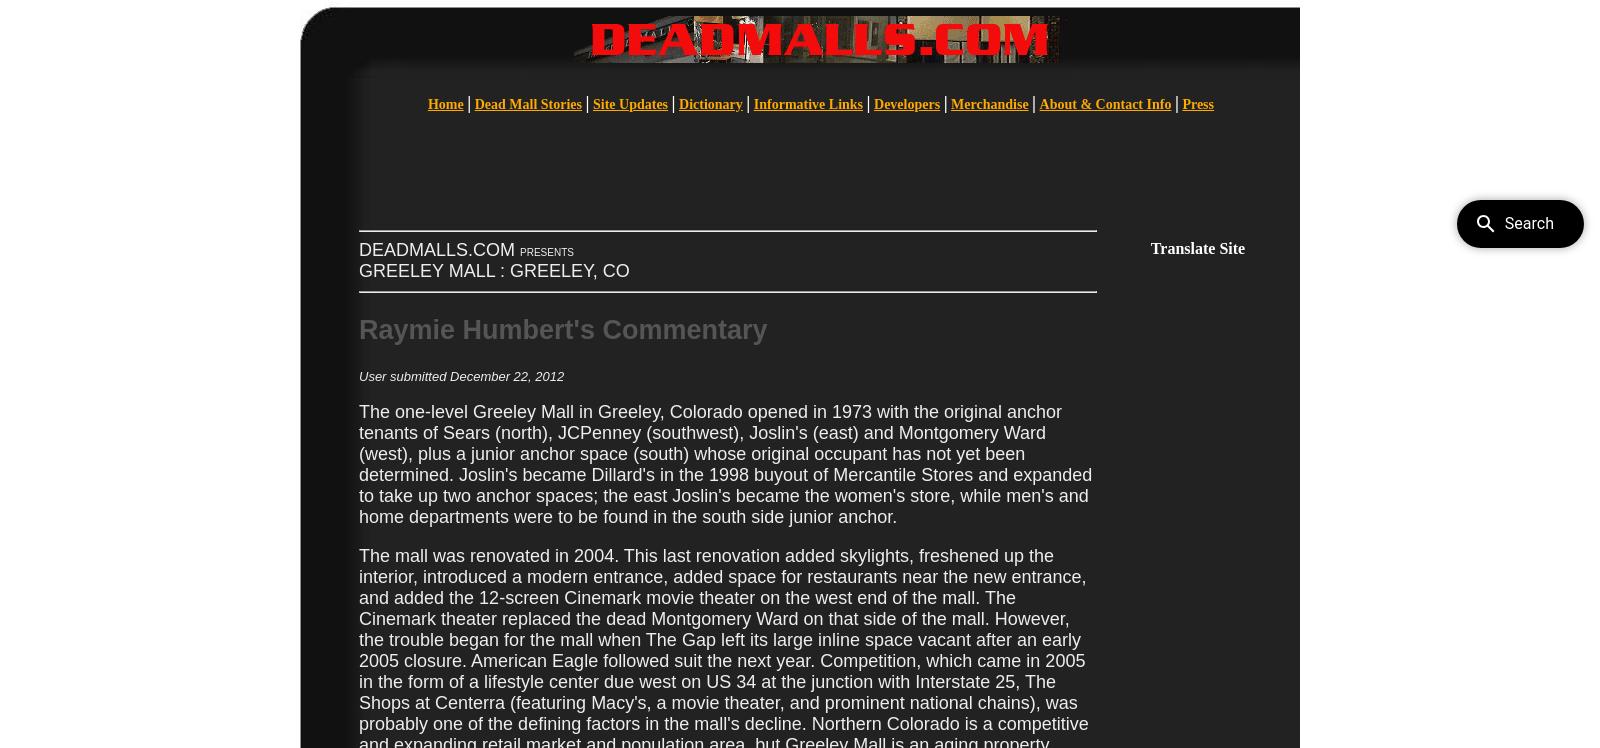  I want to click on 'Translate Site', so click(1197, 247).